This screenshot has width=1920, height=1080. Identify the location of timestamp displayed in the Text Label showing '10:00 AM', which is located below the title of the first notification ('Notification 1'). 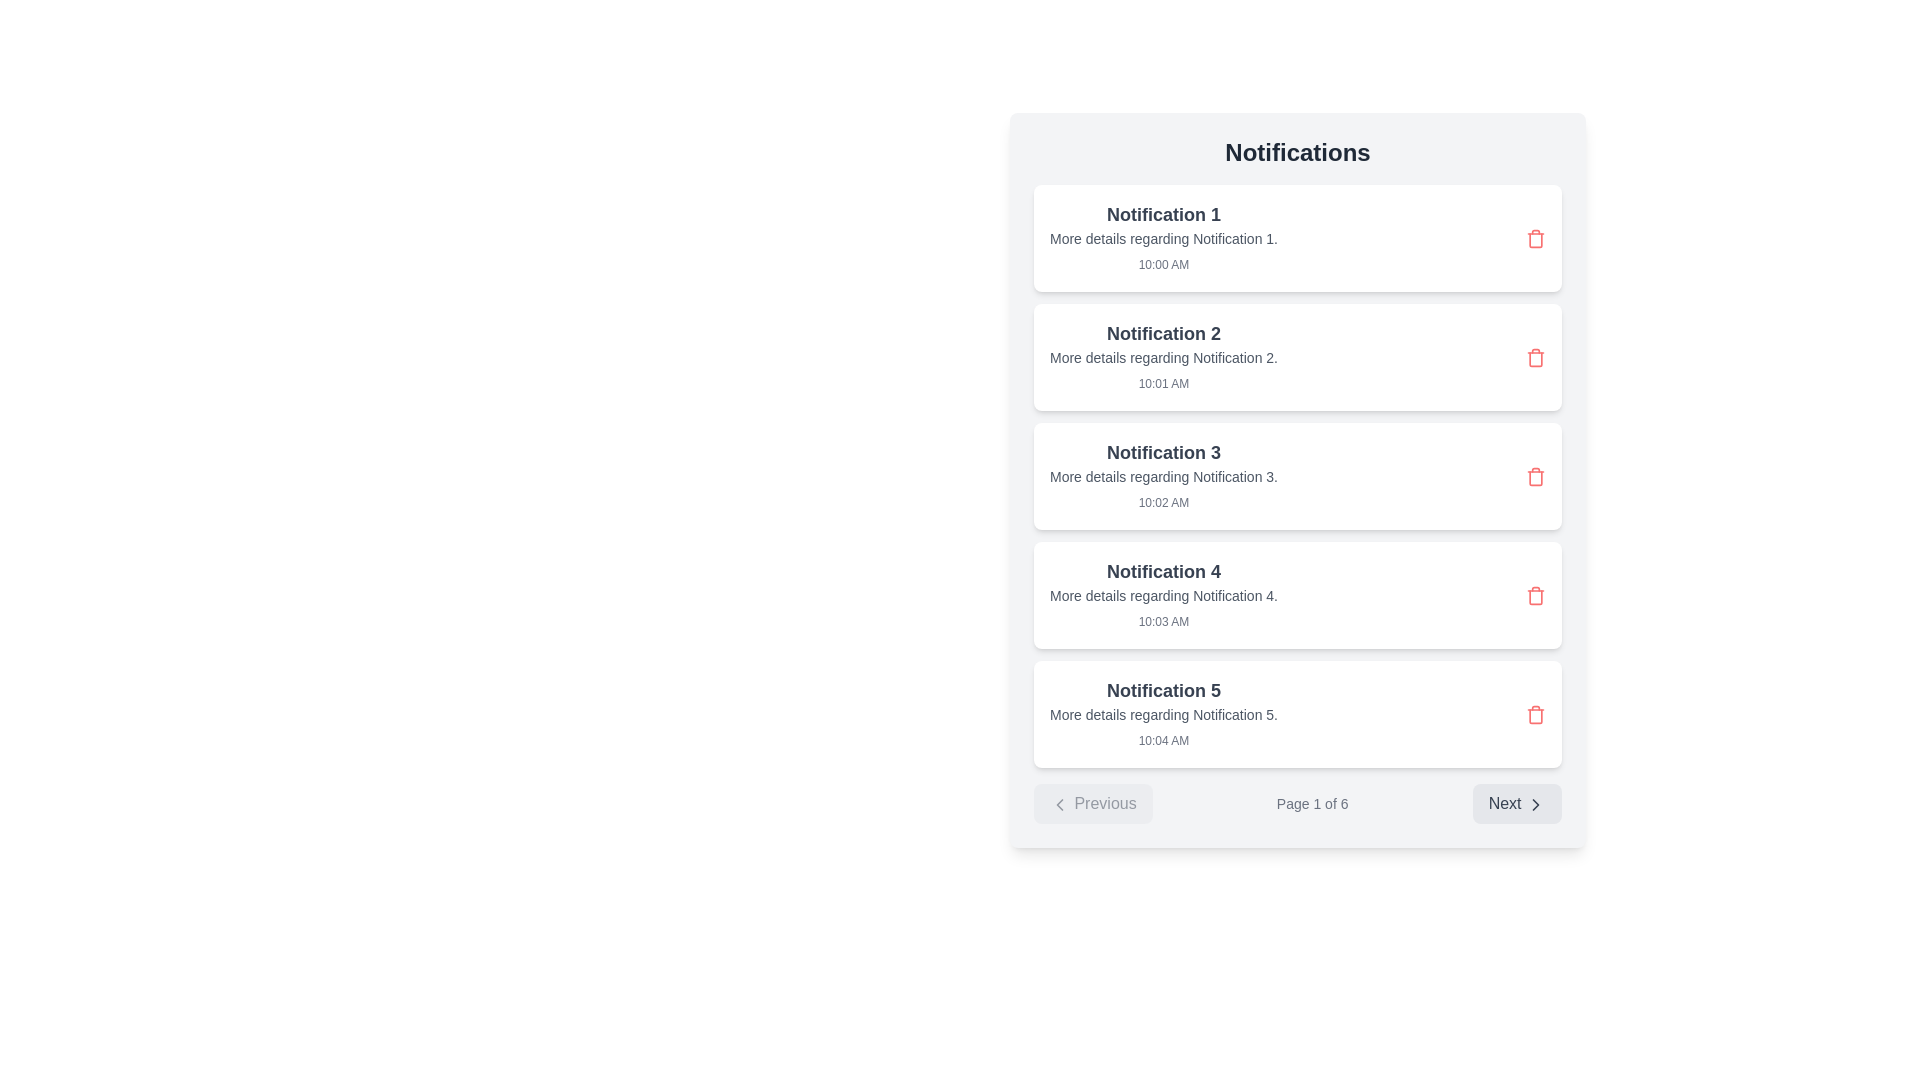
(1164, 264).